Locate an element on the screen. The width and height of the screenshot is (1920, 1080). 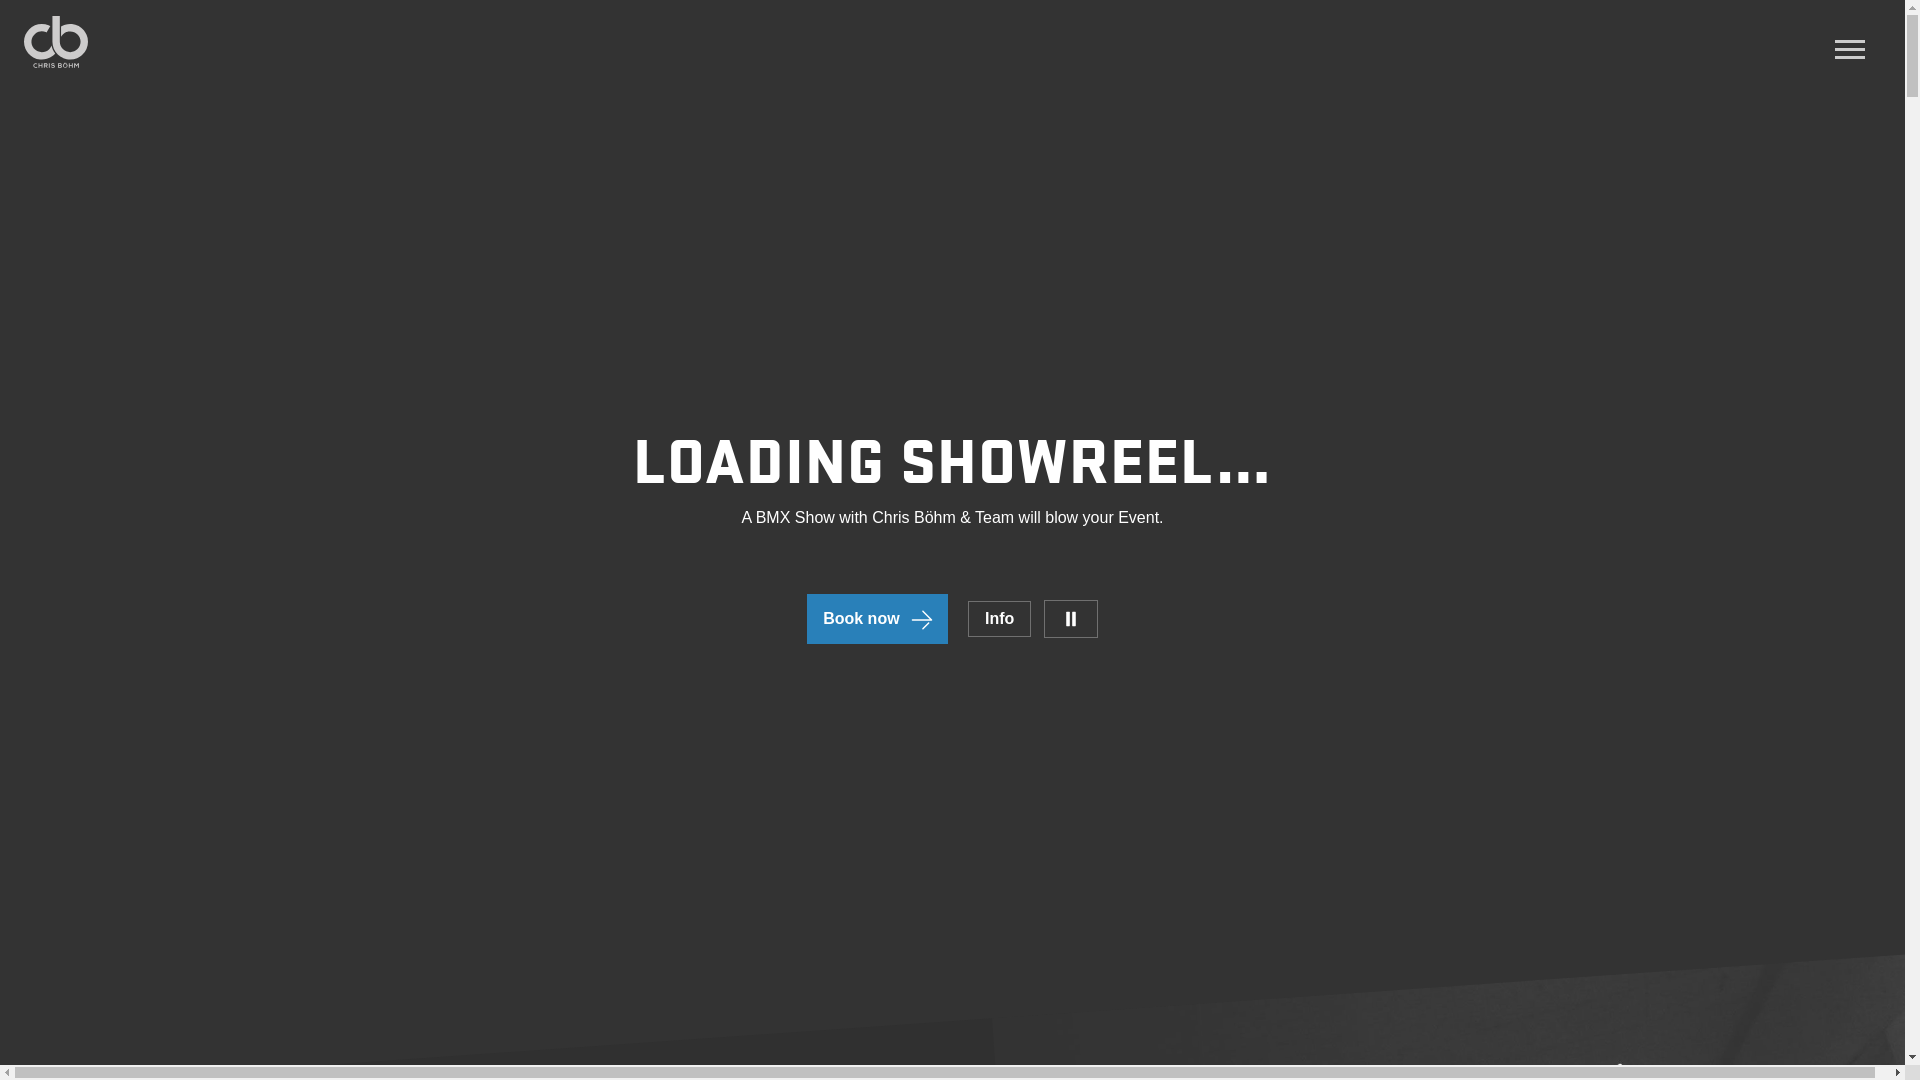
'Book now' is located at coordinates (877, 617).